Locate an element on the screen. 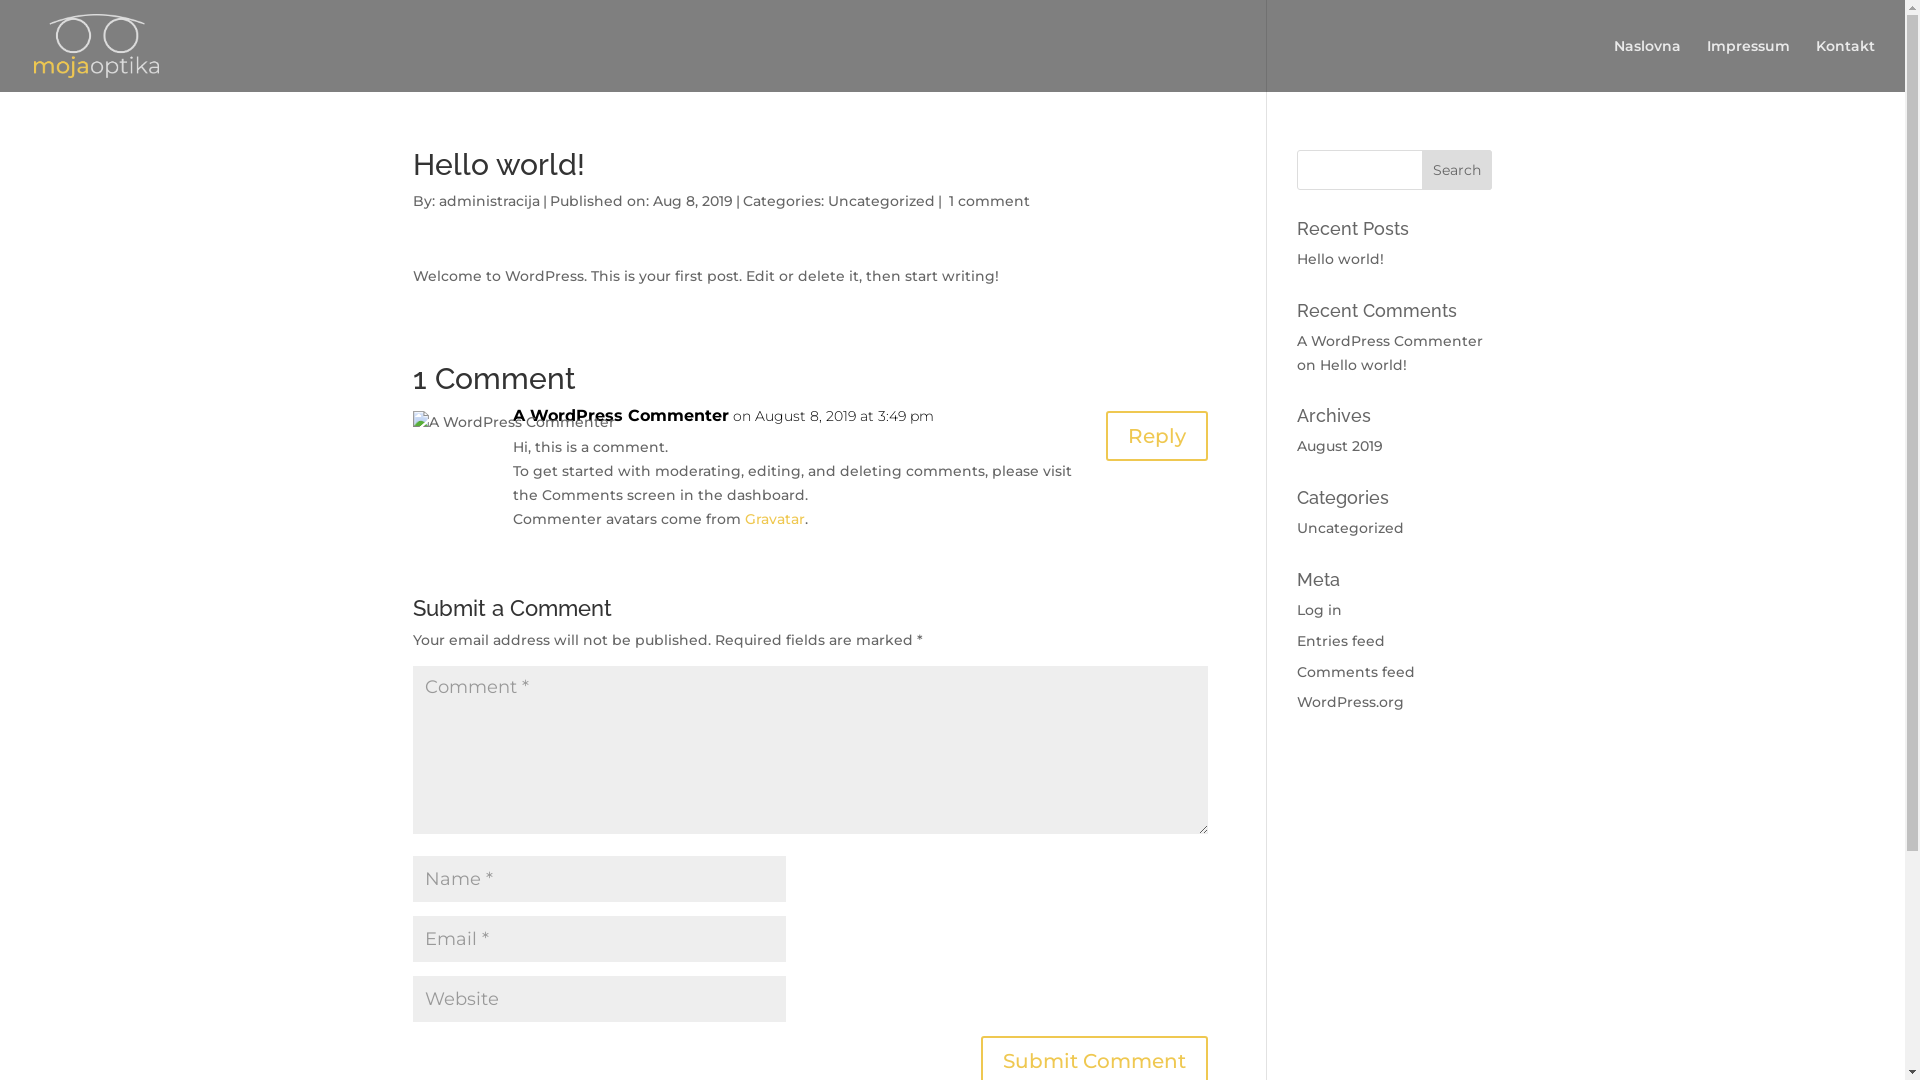 This screenshot has height=1080, width=1920. 'Kontakt' is located at coordinates (1844, 64).